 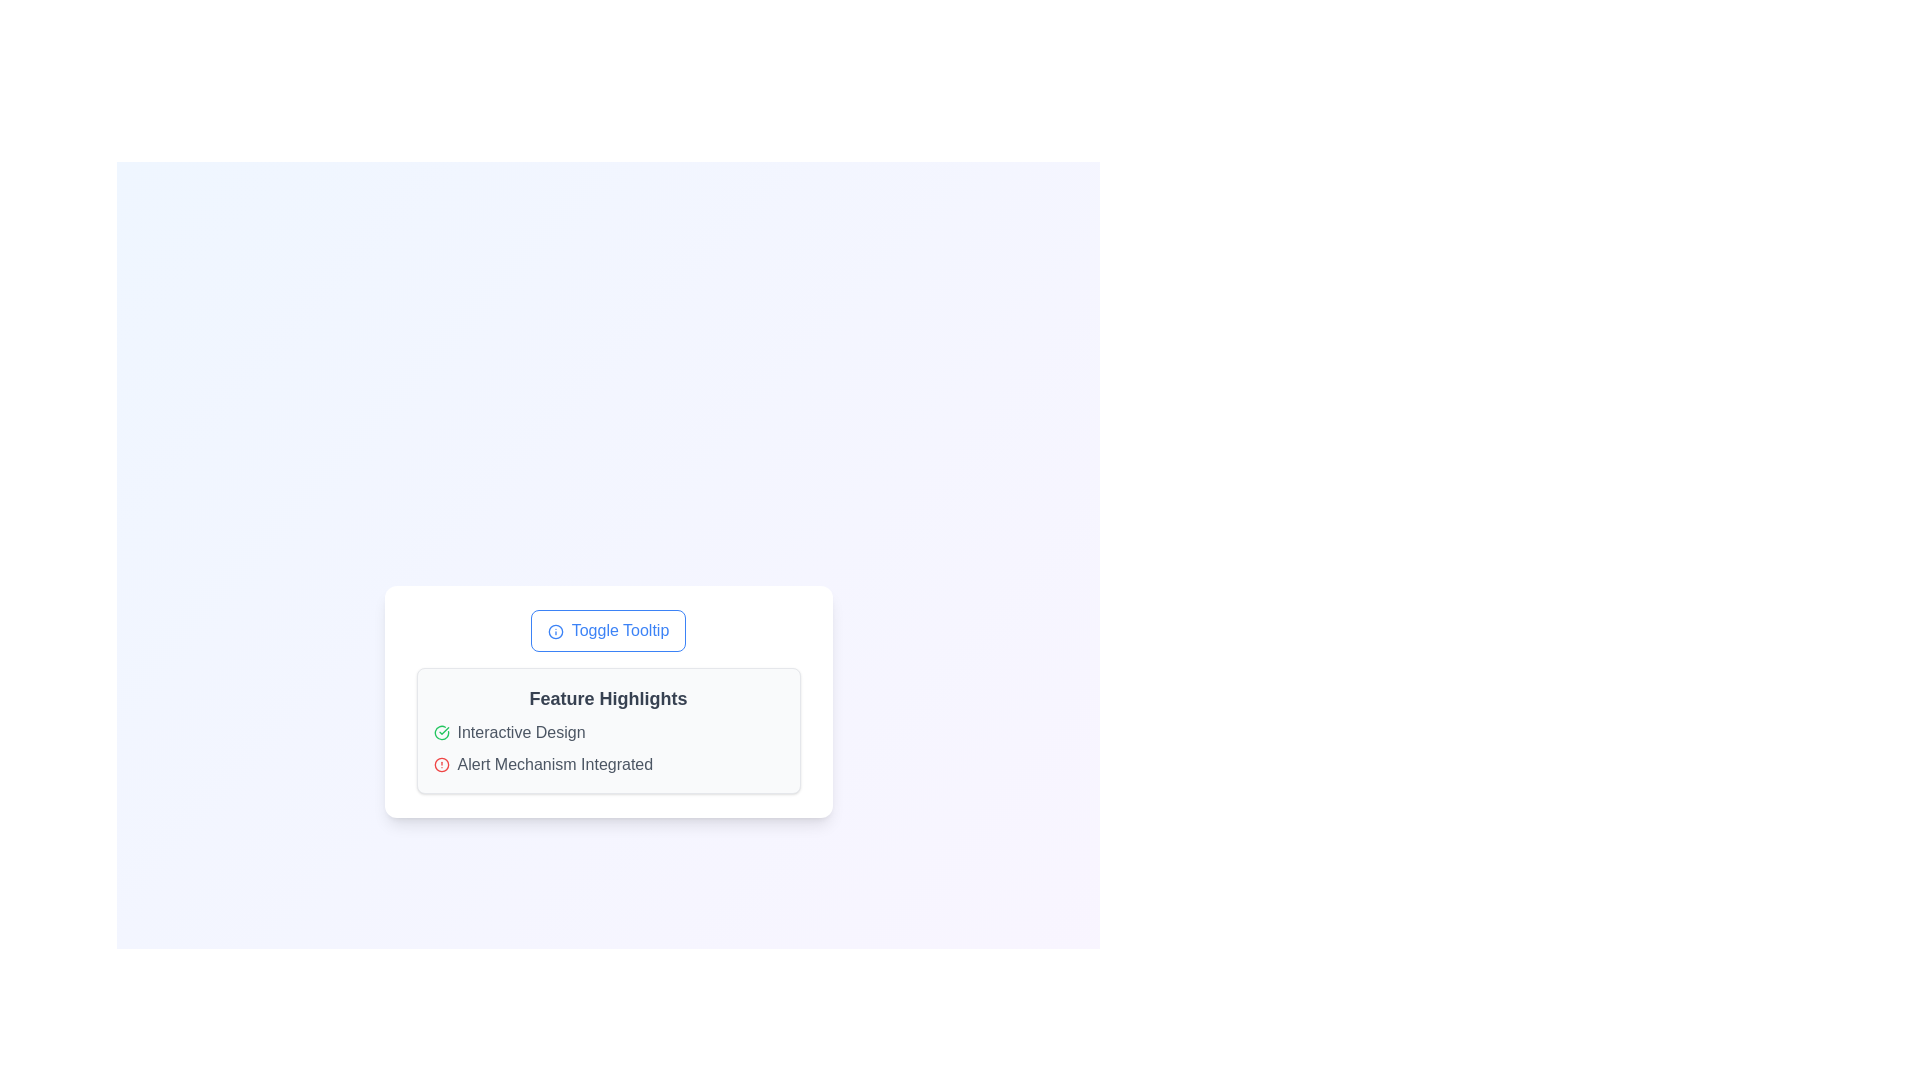 I want to click on the graphical icon or status indicator located beneath the 'Feature Highlights' heading and to the left of the 'Interactive Design' text, so click(x=440, y=732).